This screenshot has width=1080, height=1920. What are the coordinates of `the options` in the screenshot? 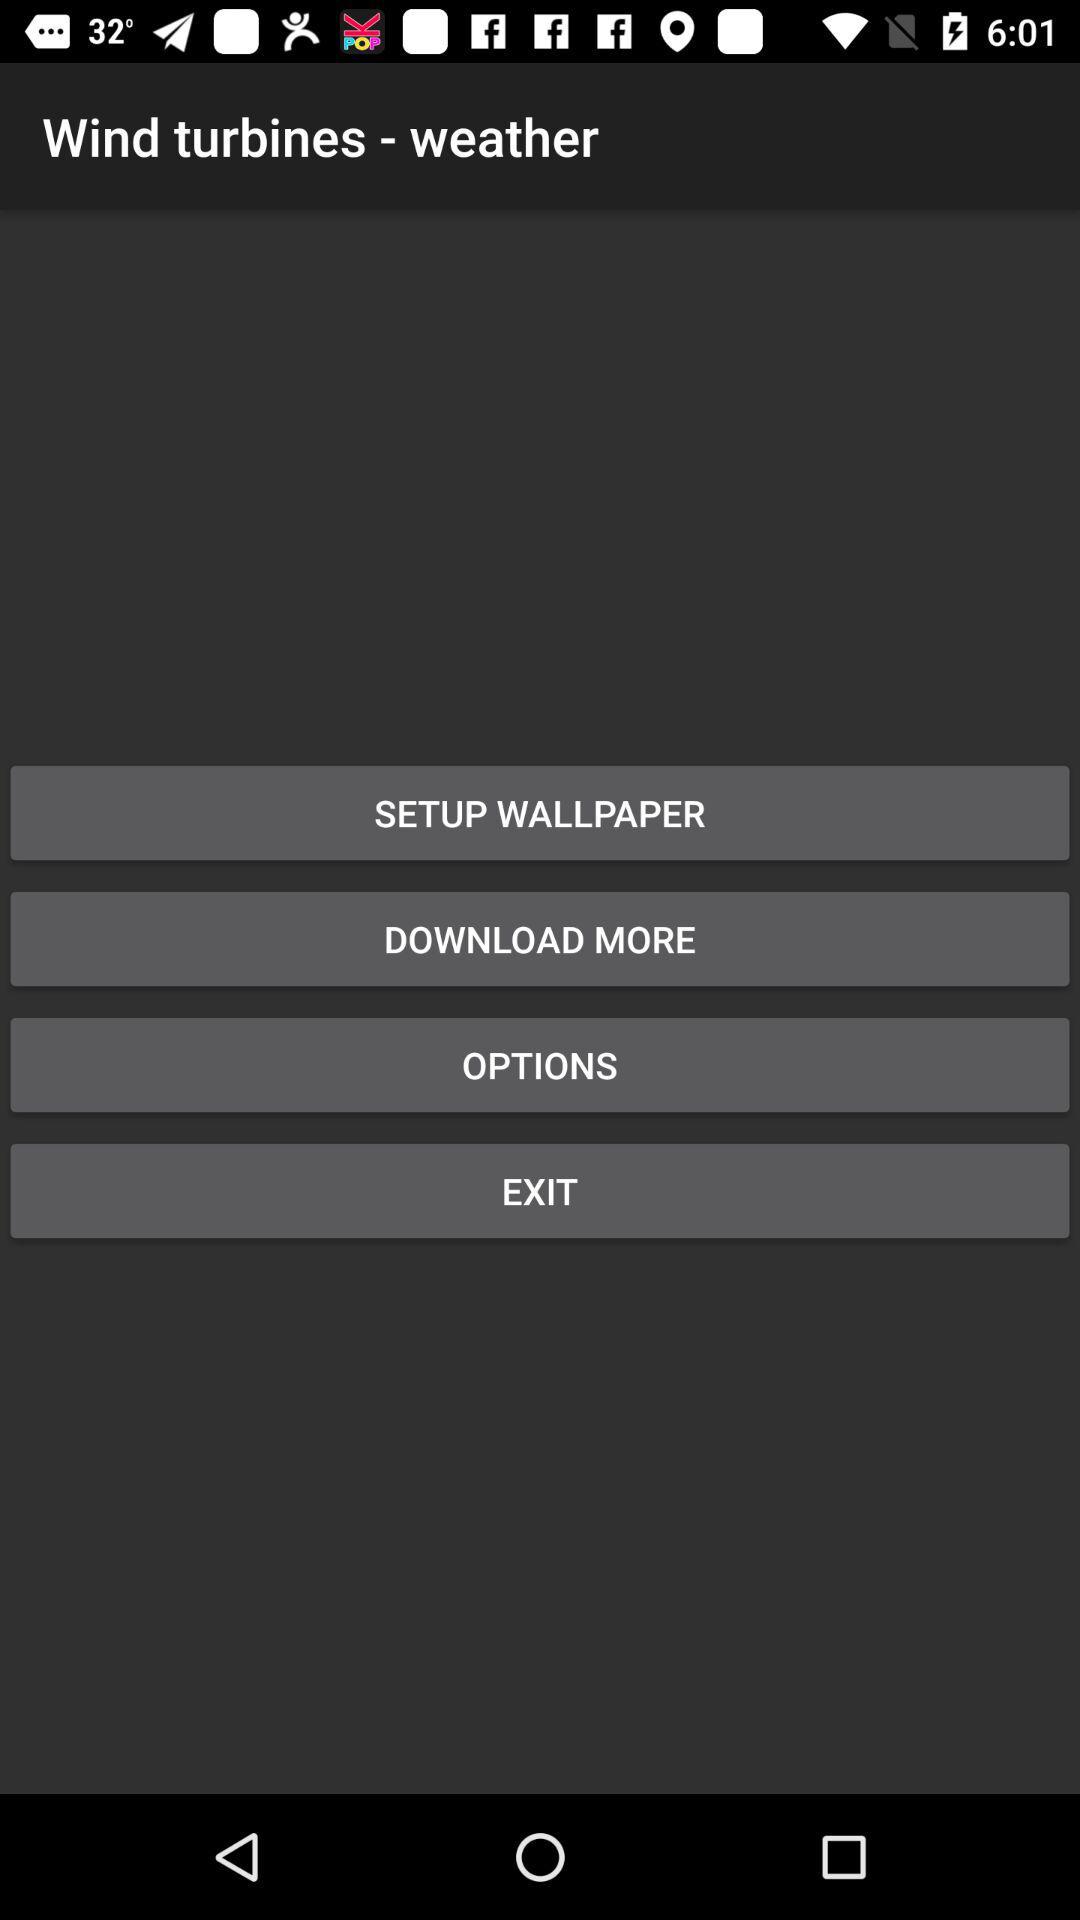 It's located at (540, 1064).